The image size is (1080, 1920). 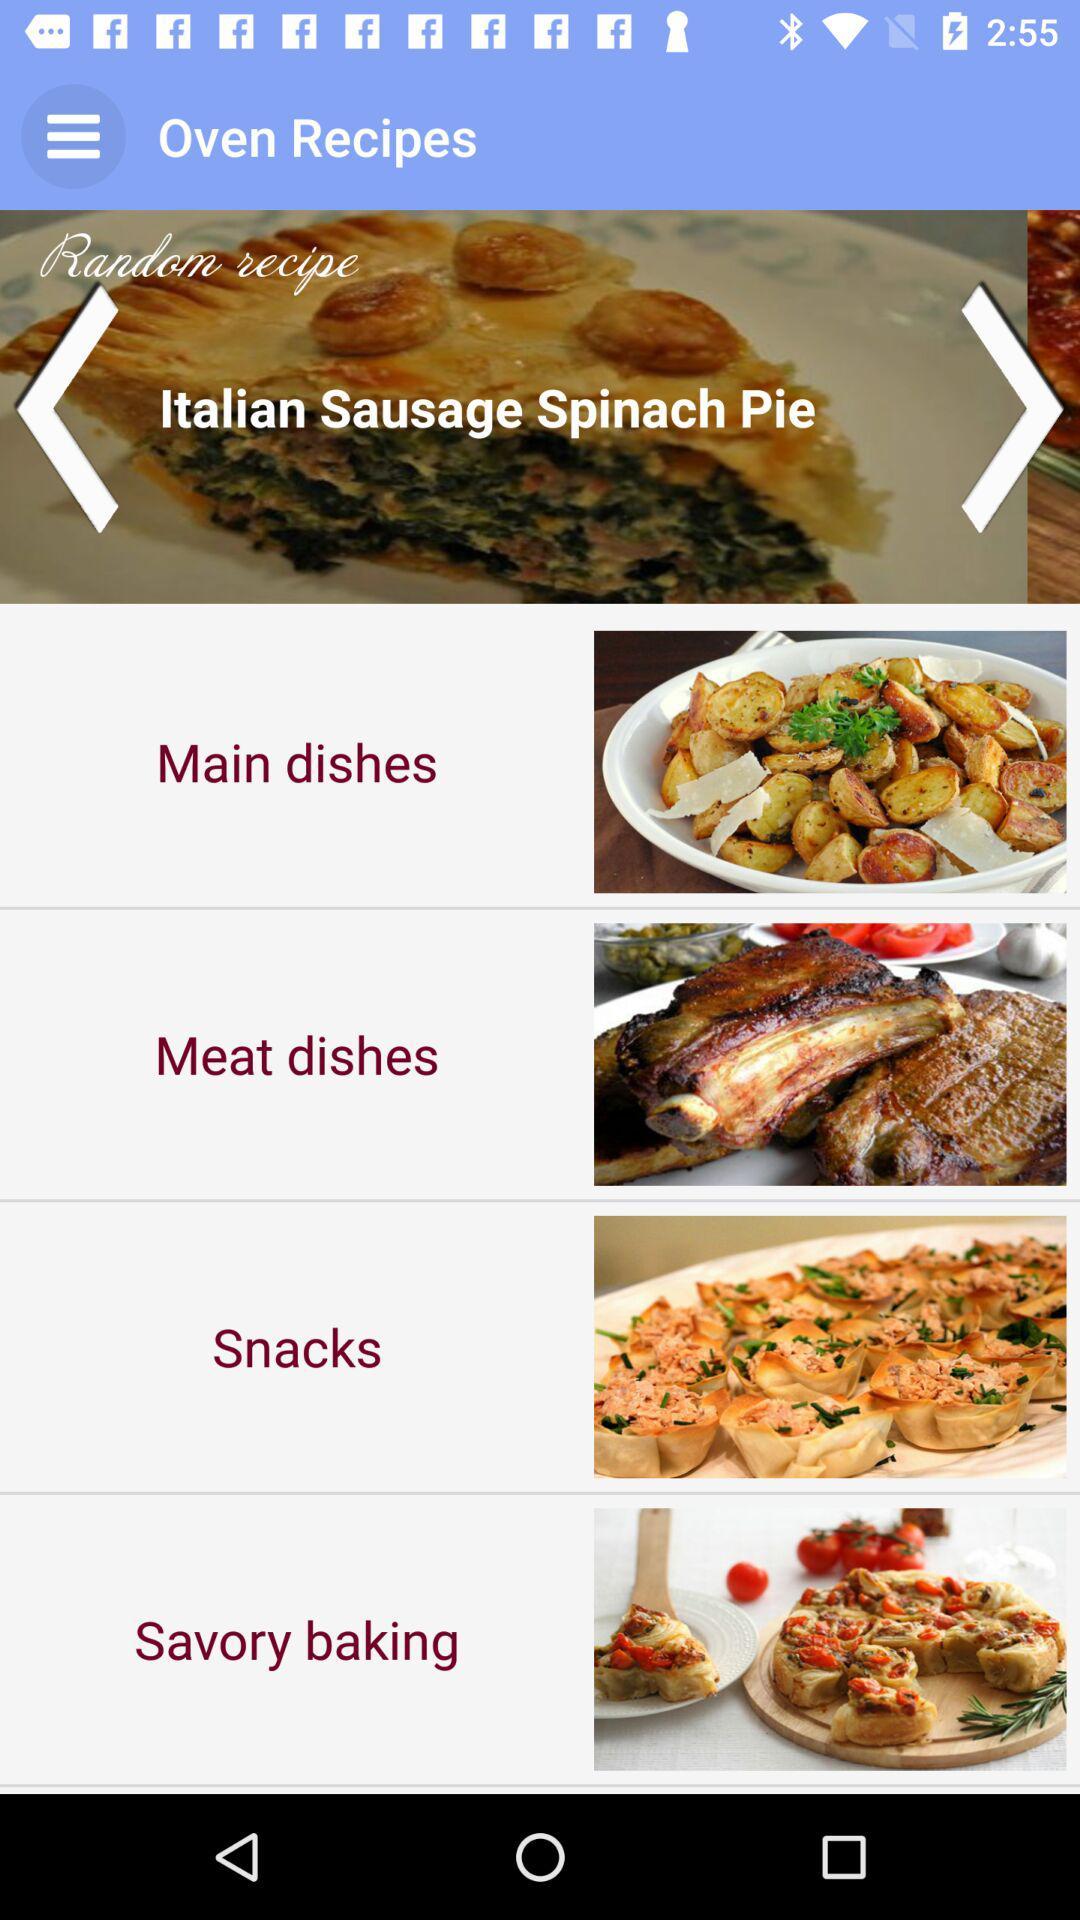 I want to click on app to the left of the oven recipes, so click(x=72, y=135).